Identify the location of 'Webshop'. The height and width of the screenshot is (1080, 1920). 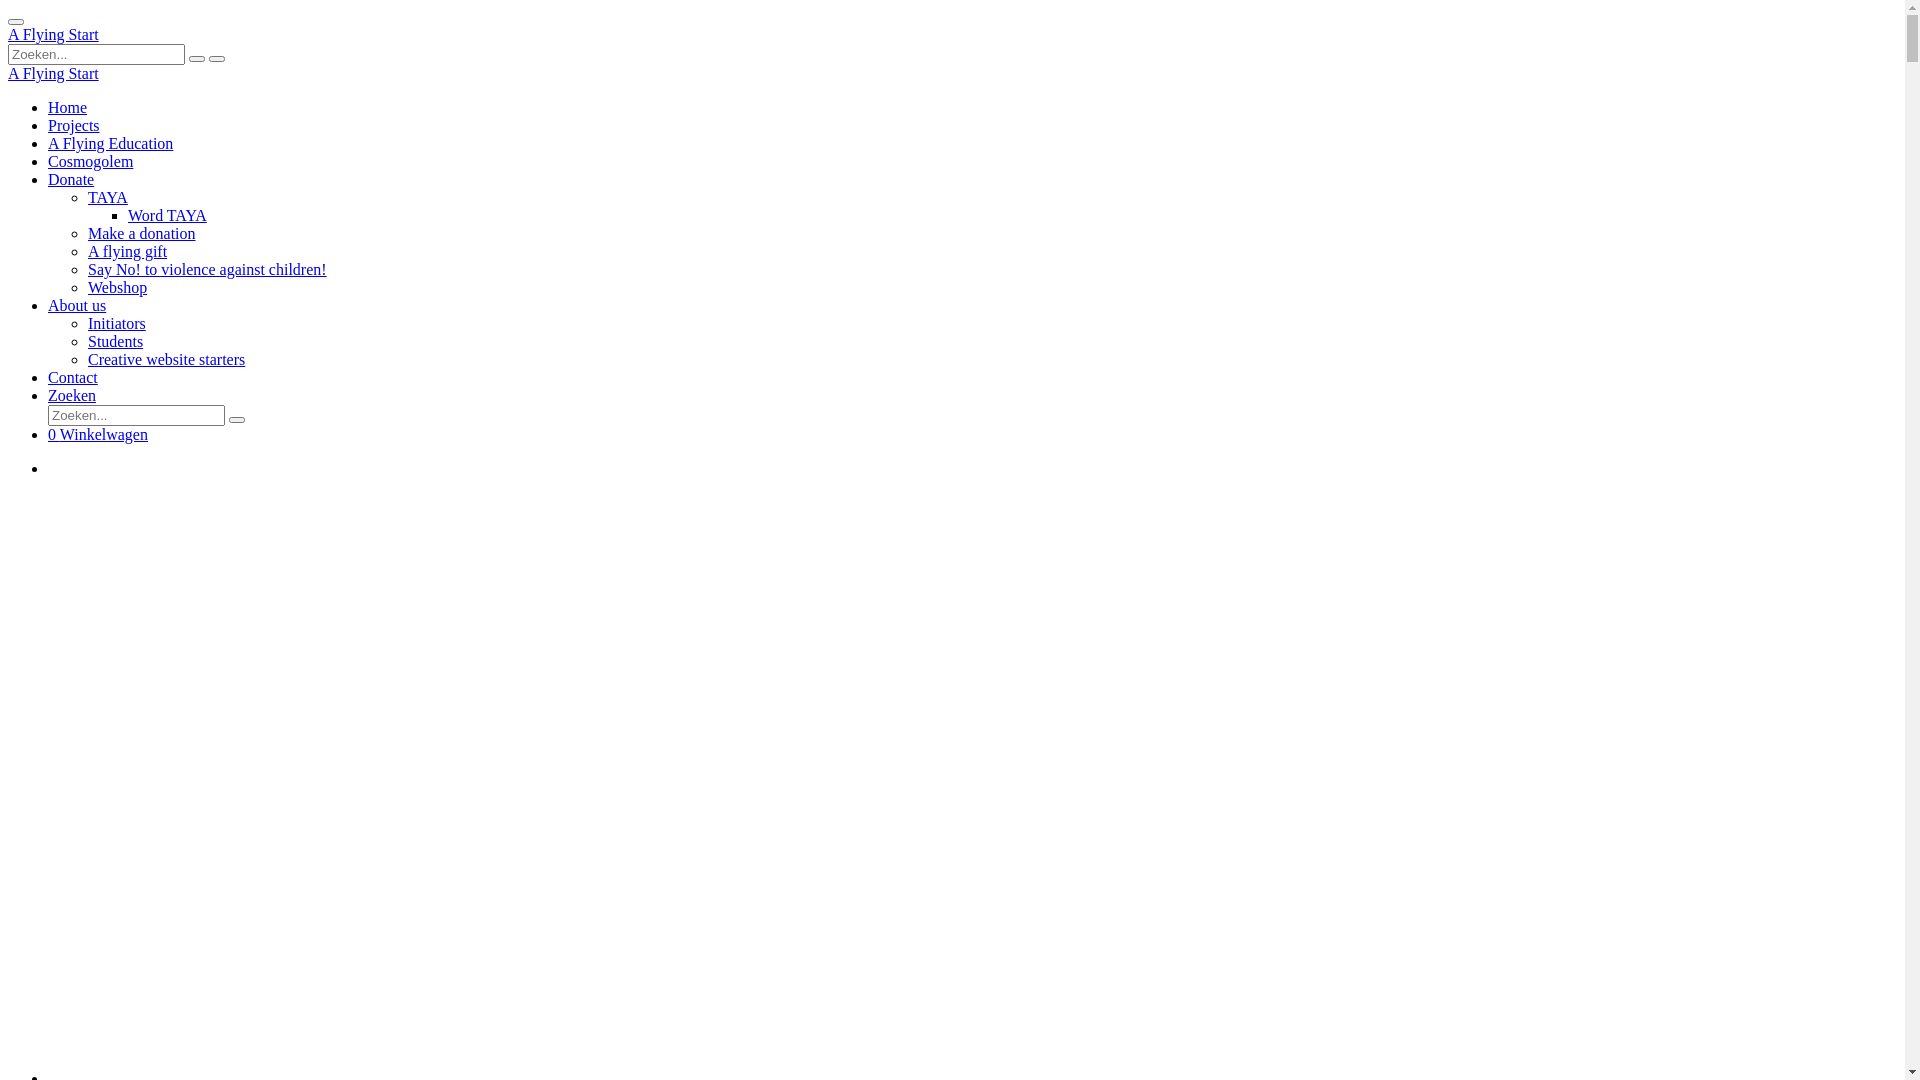
(116, 287).